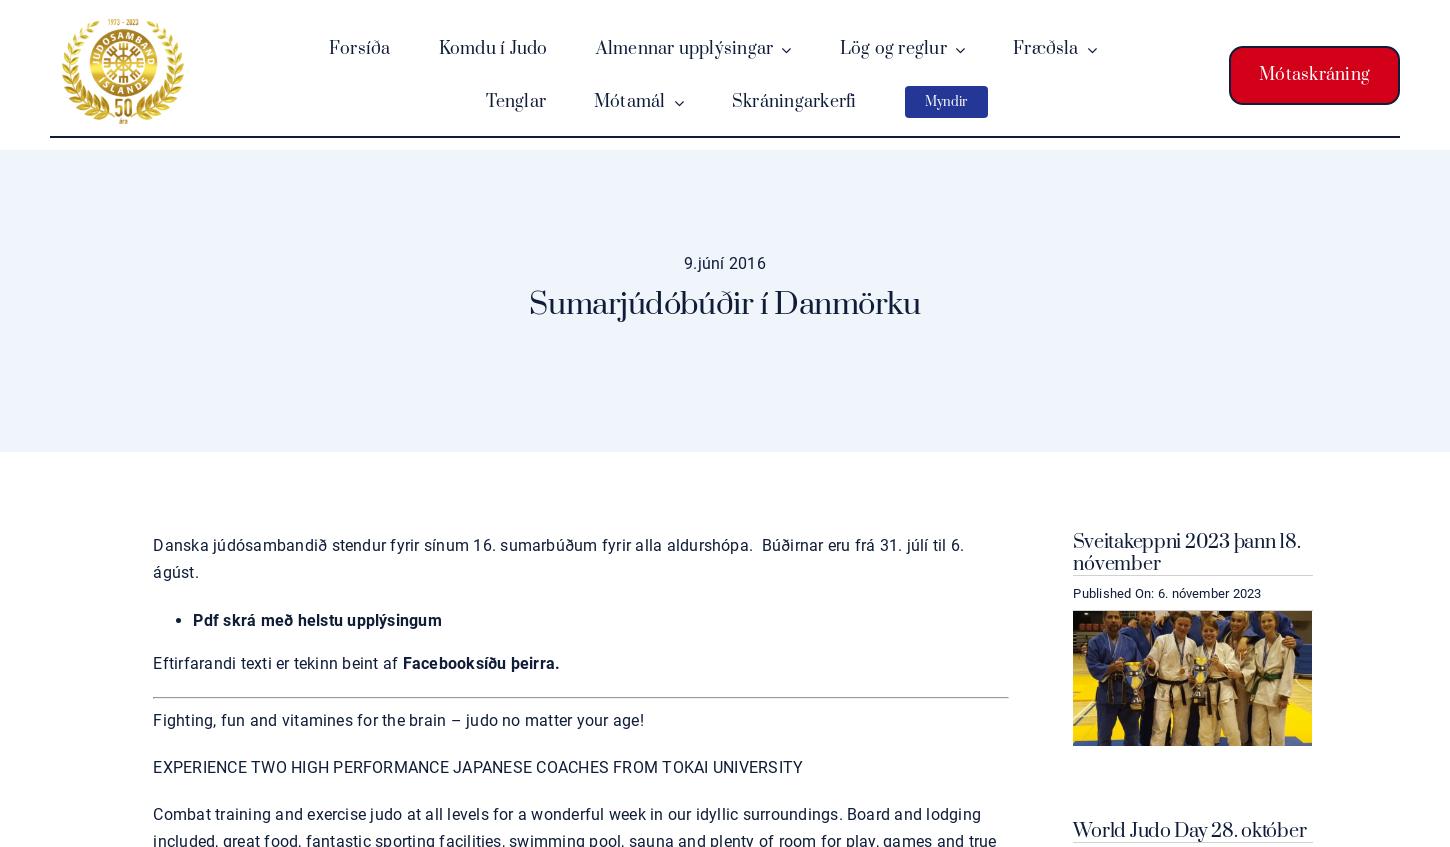 This screenshot has height=847, width=1450. What do you see at coordinates (900, 154) in the screenshot?
I see `'Félagaskipti'` at bounding box center [900, 154].